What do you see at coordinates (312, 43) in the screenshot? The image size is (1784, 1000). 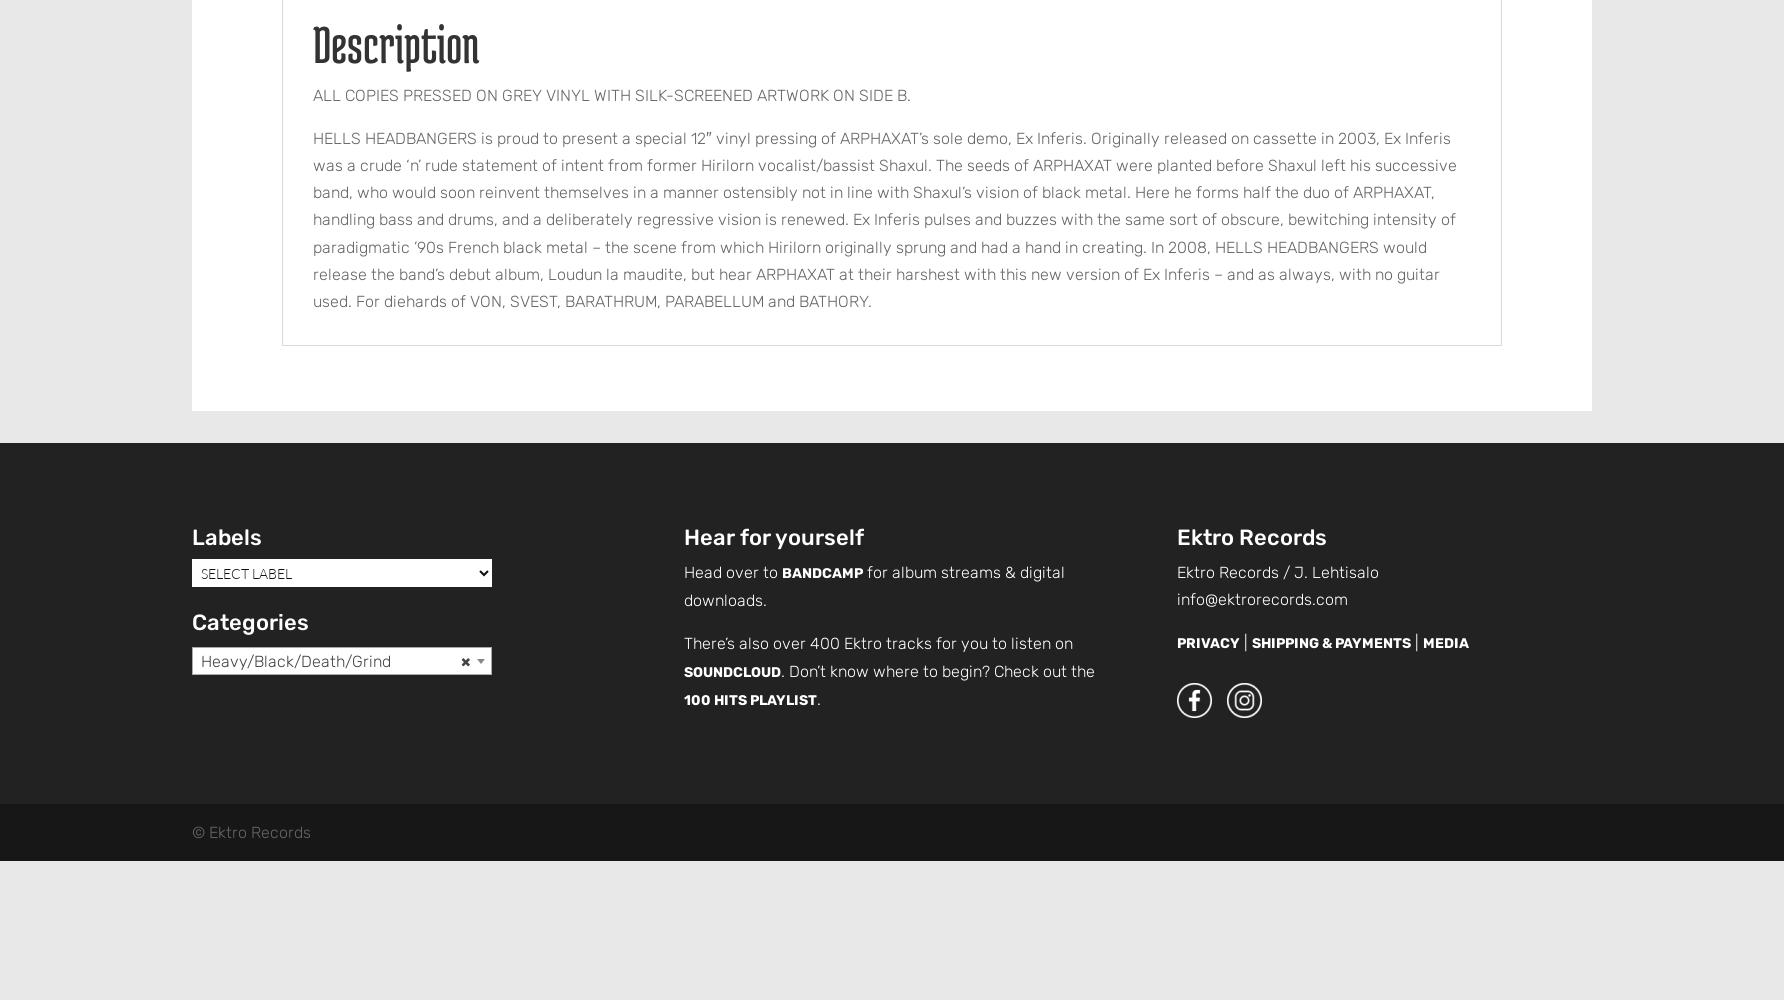 I see `'Description'` at bounding box center [312, 43].